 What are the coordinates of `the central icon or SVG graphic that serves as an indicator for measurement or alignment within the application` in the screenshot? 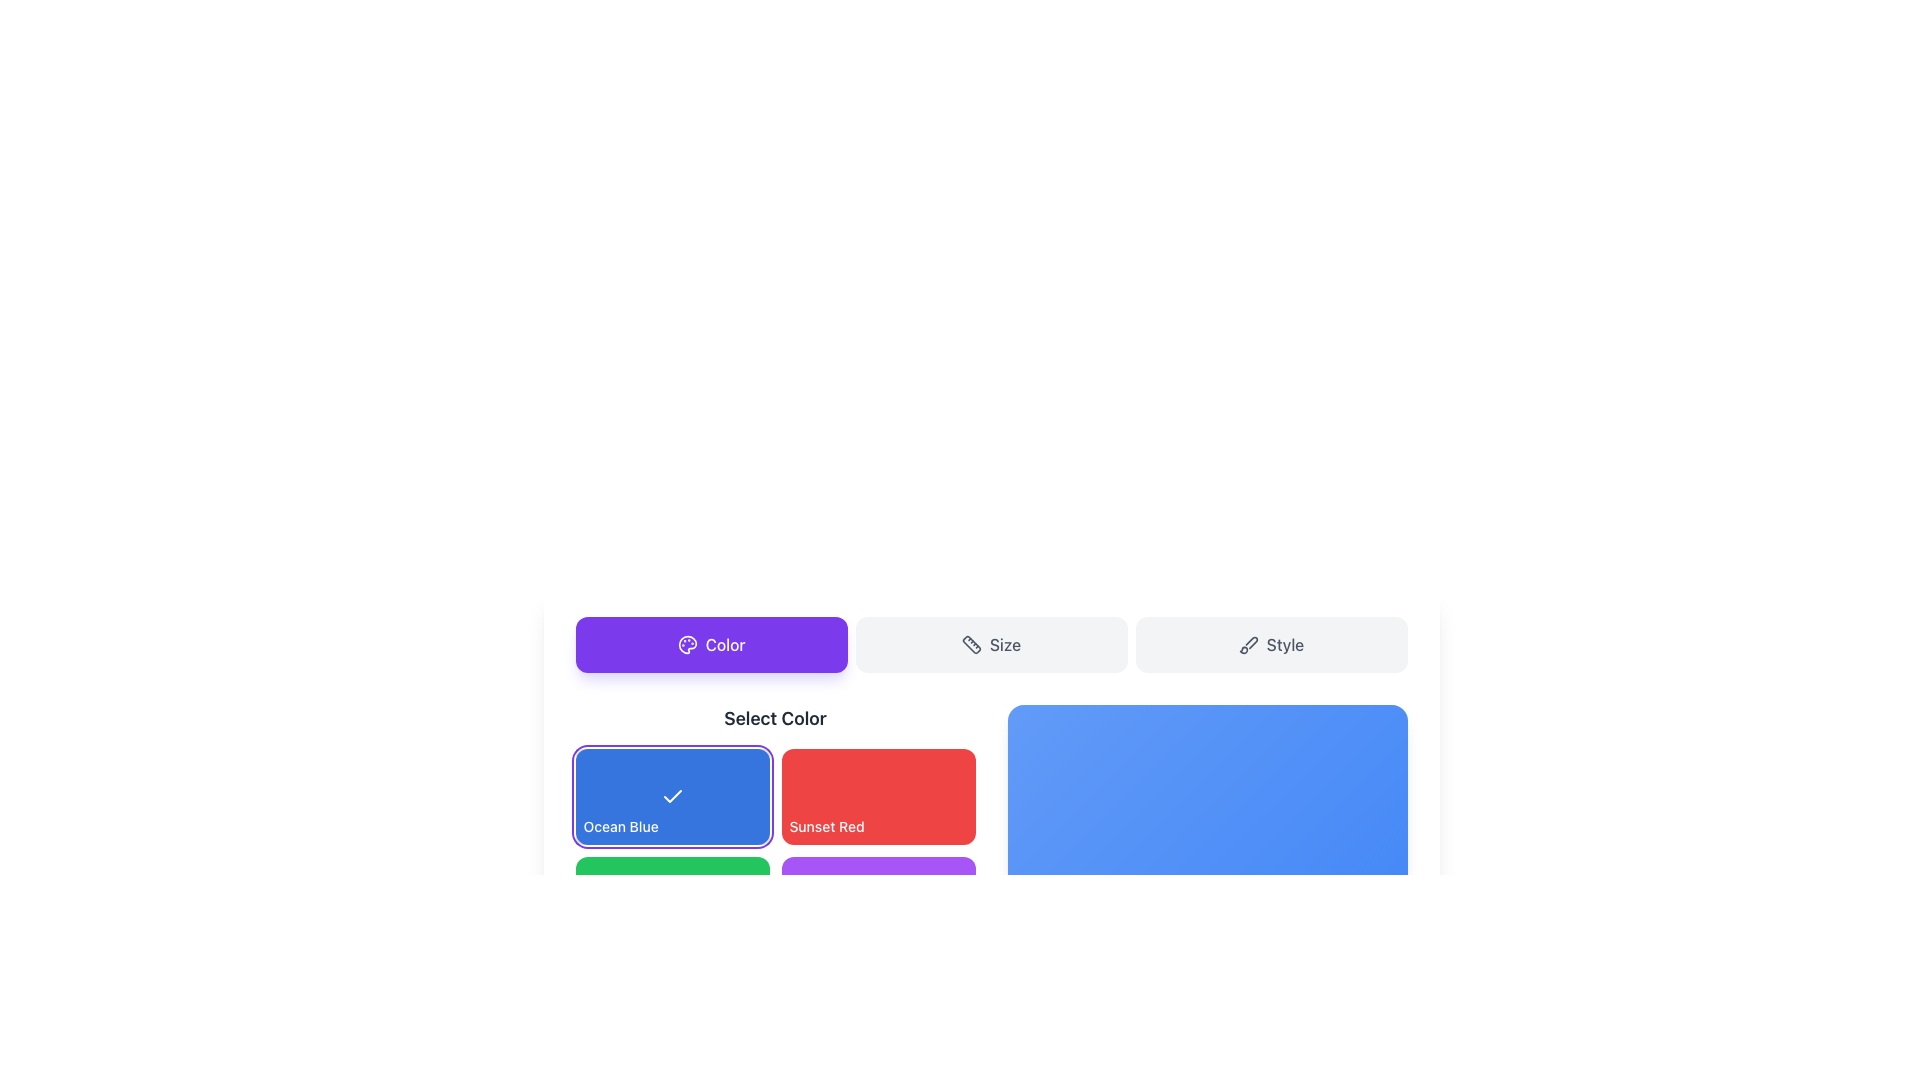 It's located at (971, 644).